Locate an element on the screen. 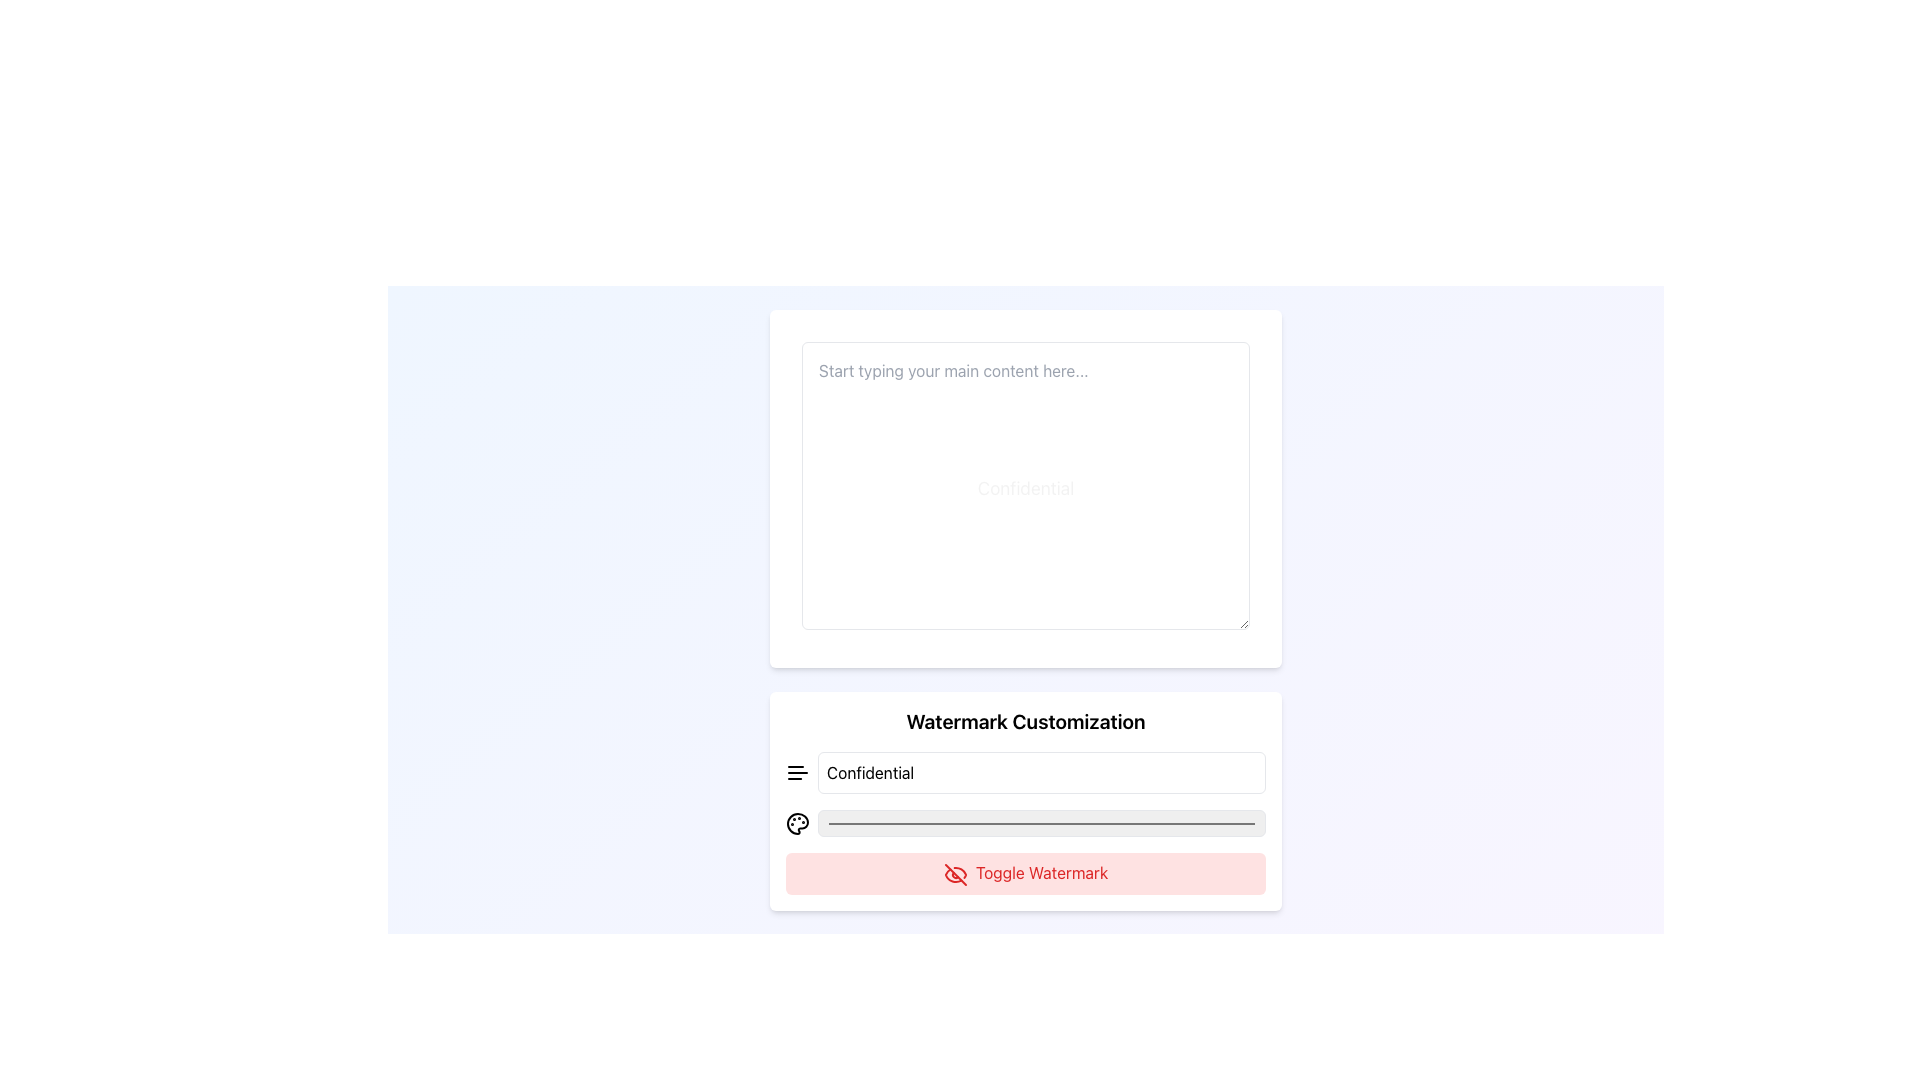 Image resolution: width=1920 pixels, height=1080 pixels. the icon depicting three horizontal lines, which is vertically centered within the 'Watermark Customization' input field group, located to the left of the 'Confidential' text input field is located at coordinates (796, 771).